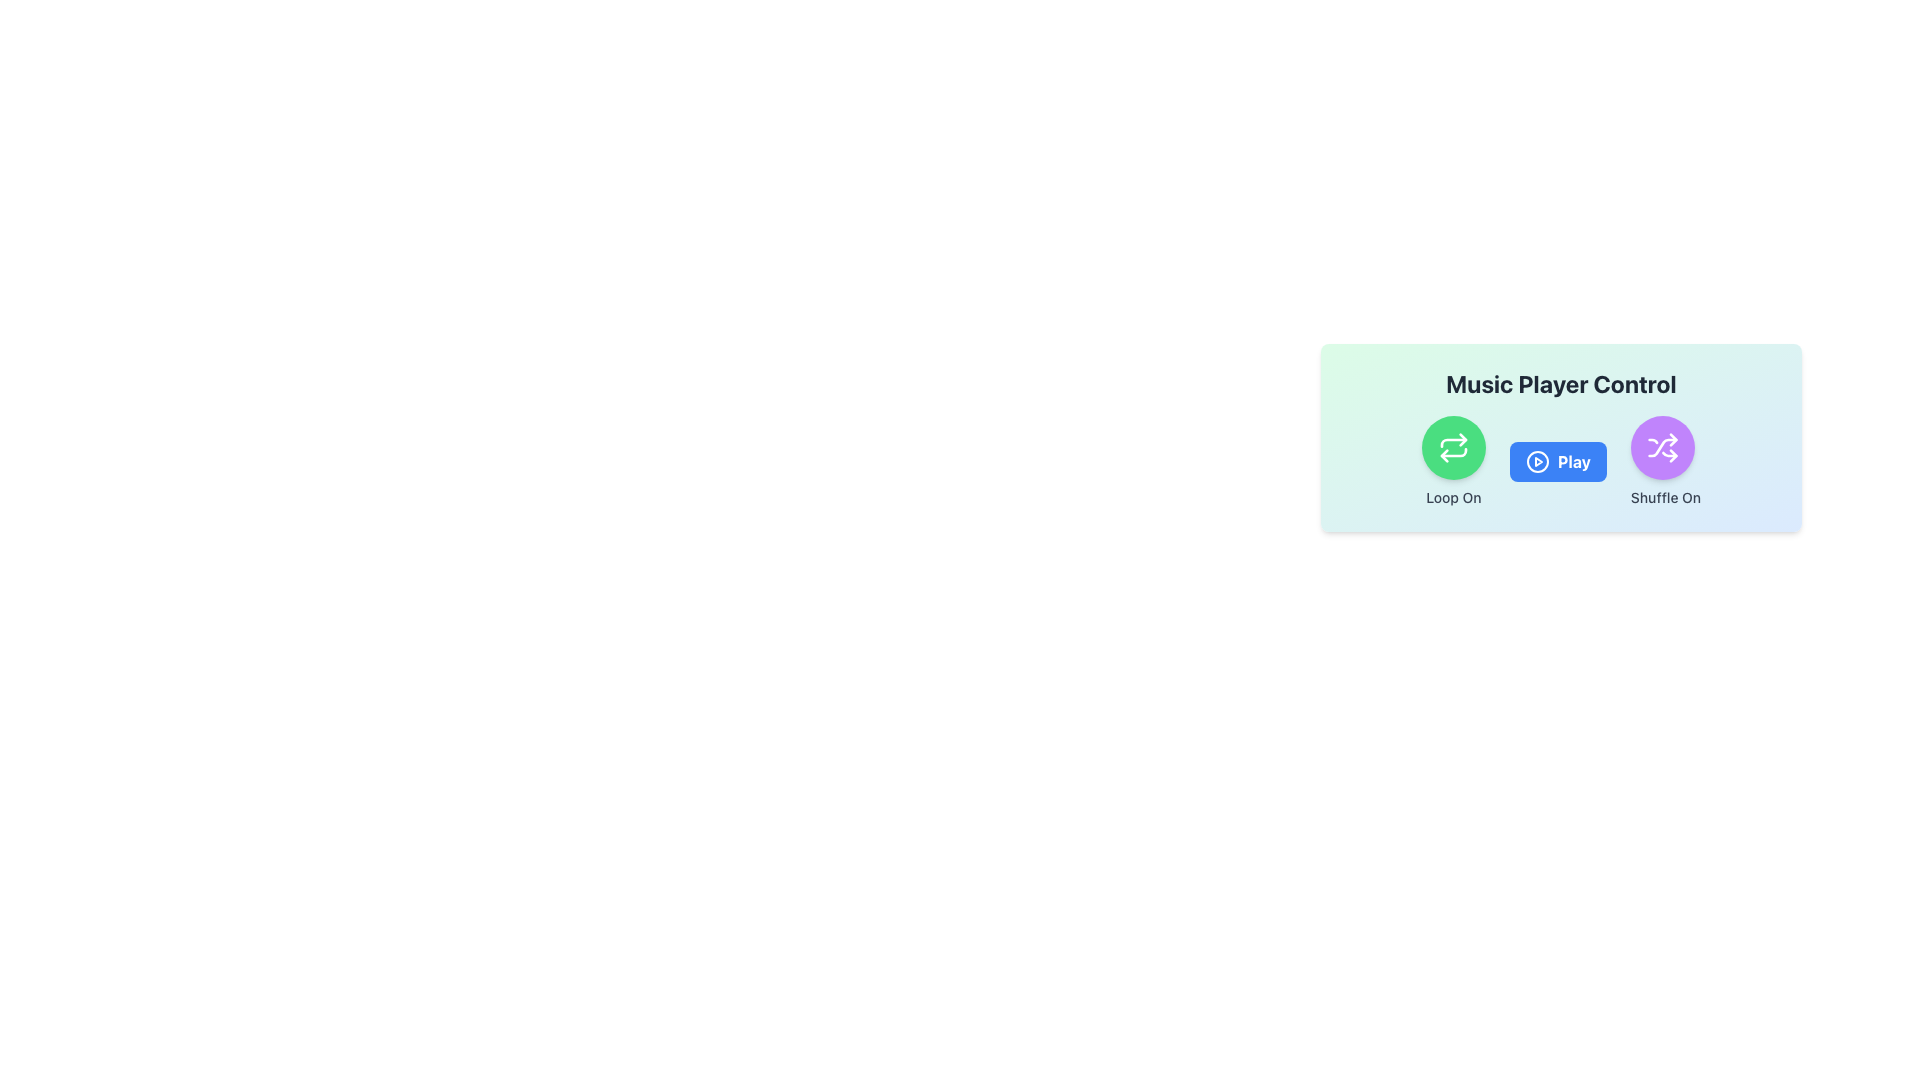 The height and width of the screenshot is (1080, 1920). Describe the element at coordinates (1453, 446) in the screenshot. I see `the 'Loop' toggle button located under the 'Music Player Control' section` at that location.